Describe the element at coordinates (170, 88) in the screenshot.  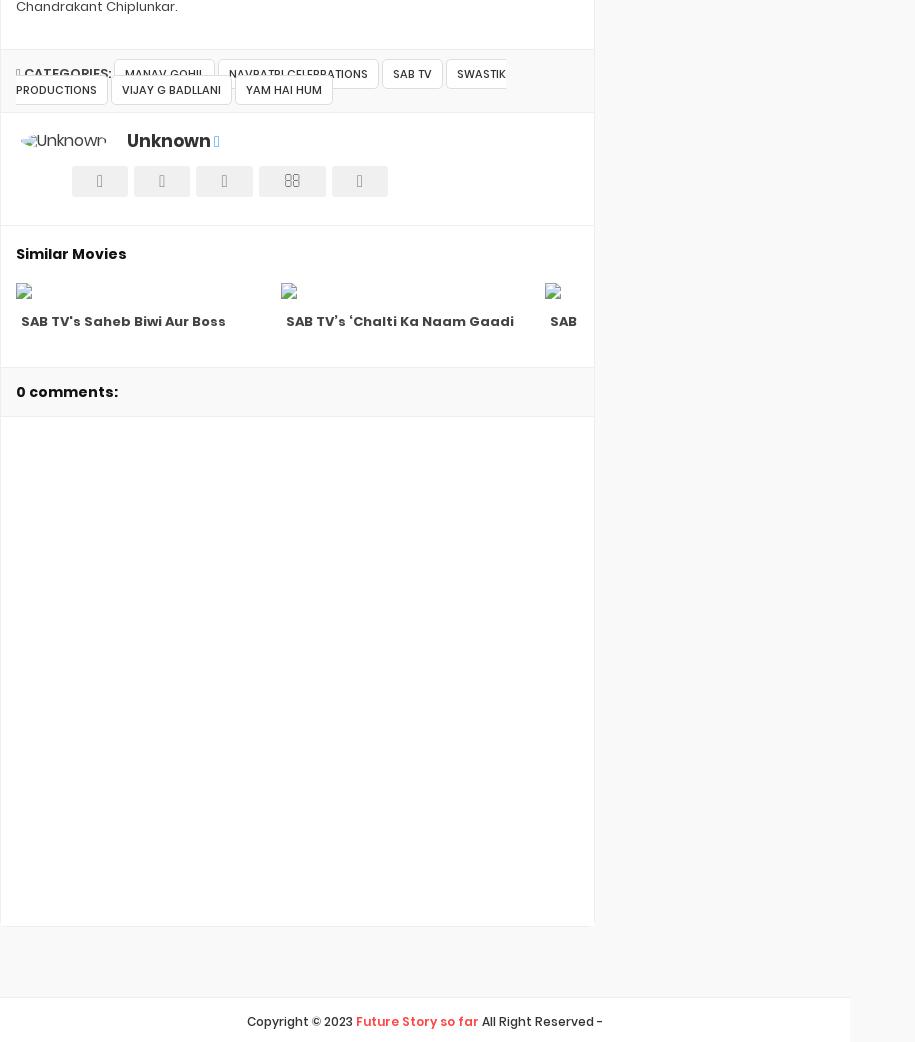
I see `'Vijay G Badllani'` at that location.